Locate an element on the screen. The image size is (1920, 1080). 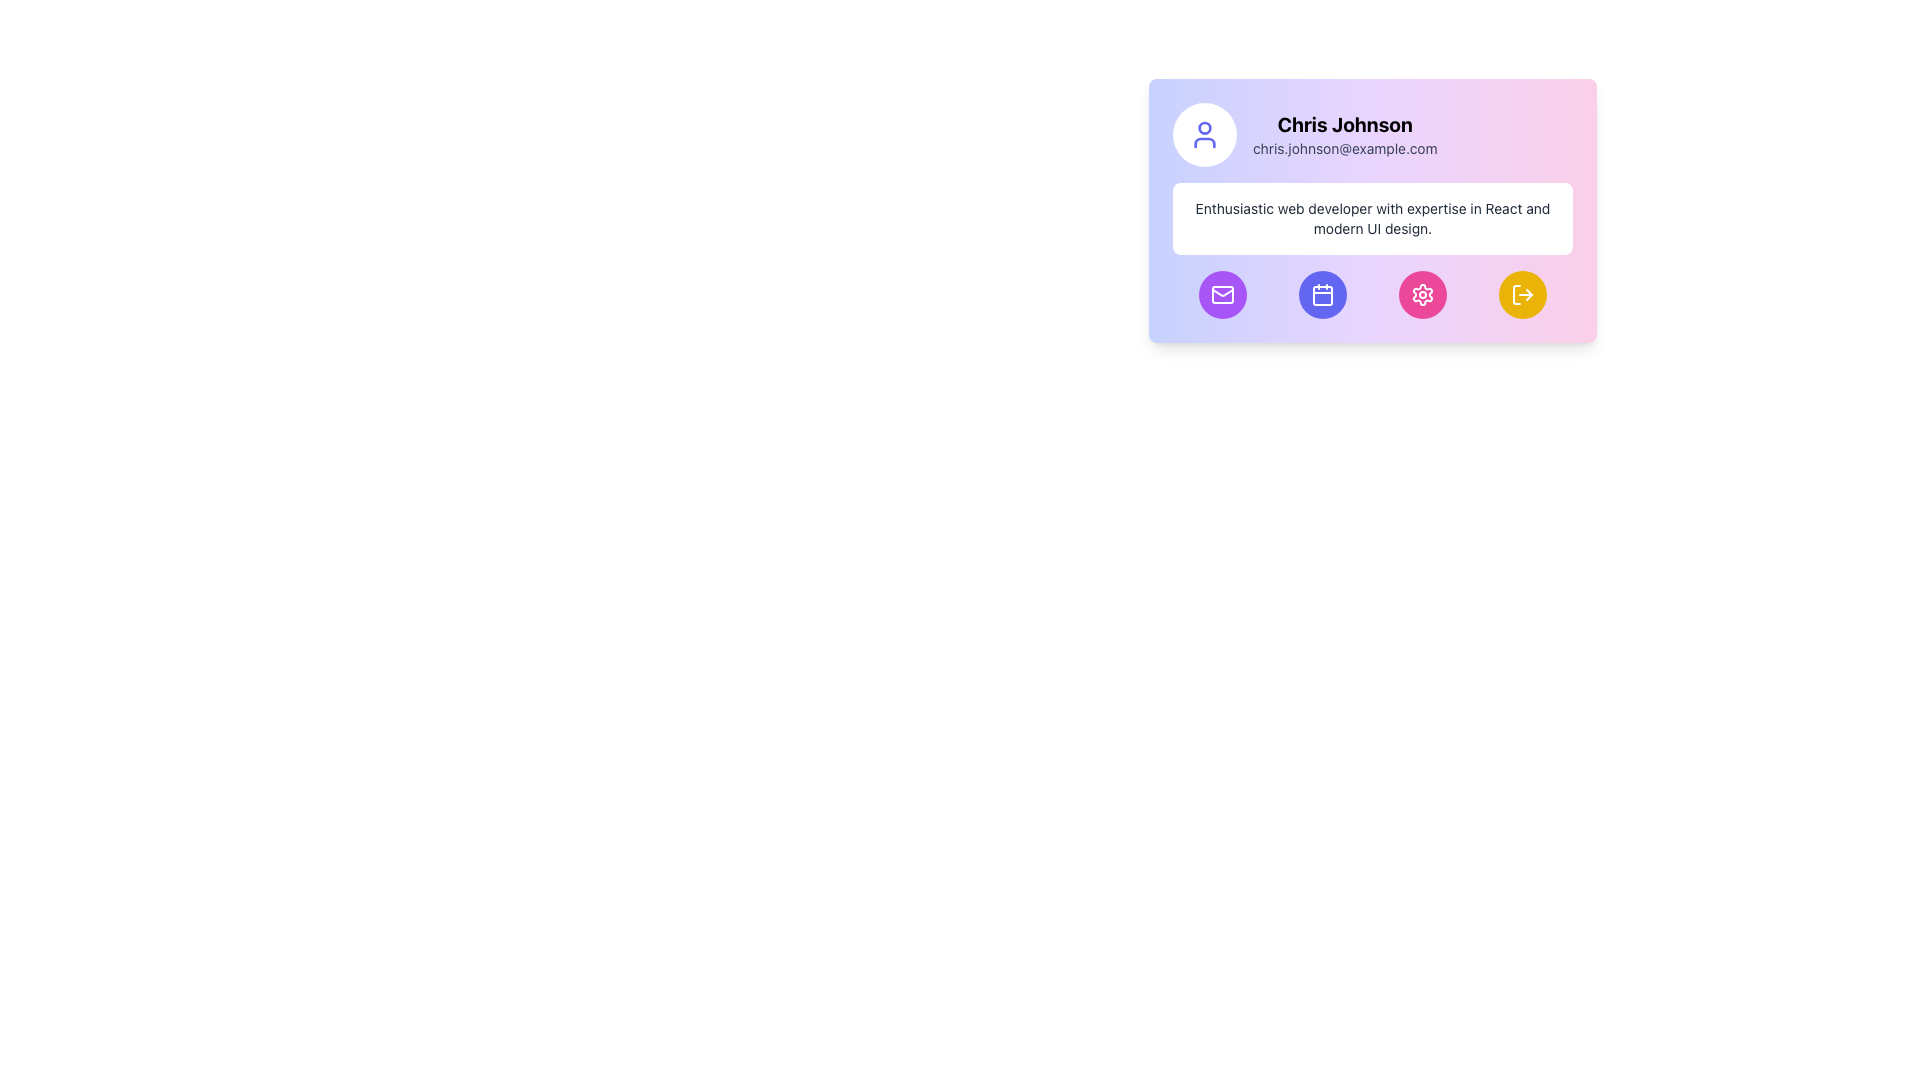
the Information Display element which shows a circular user icon and user details including 'Chris Johnson' and 'chris.johnson@example.com' is located at coordinates (1371, 135).